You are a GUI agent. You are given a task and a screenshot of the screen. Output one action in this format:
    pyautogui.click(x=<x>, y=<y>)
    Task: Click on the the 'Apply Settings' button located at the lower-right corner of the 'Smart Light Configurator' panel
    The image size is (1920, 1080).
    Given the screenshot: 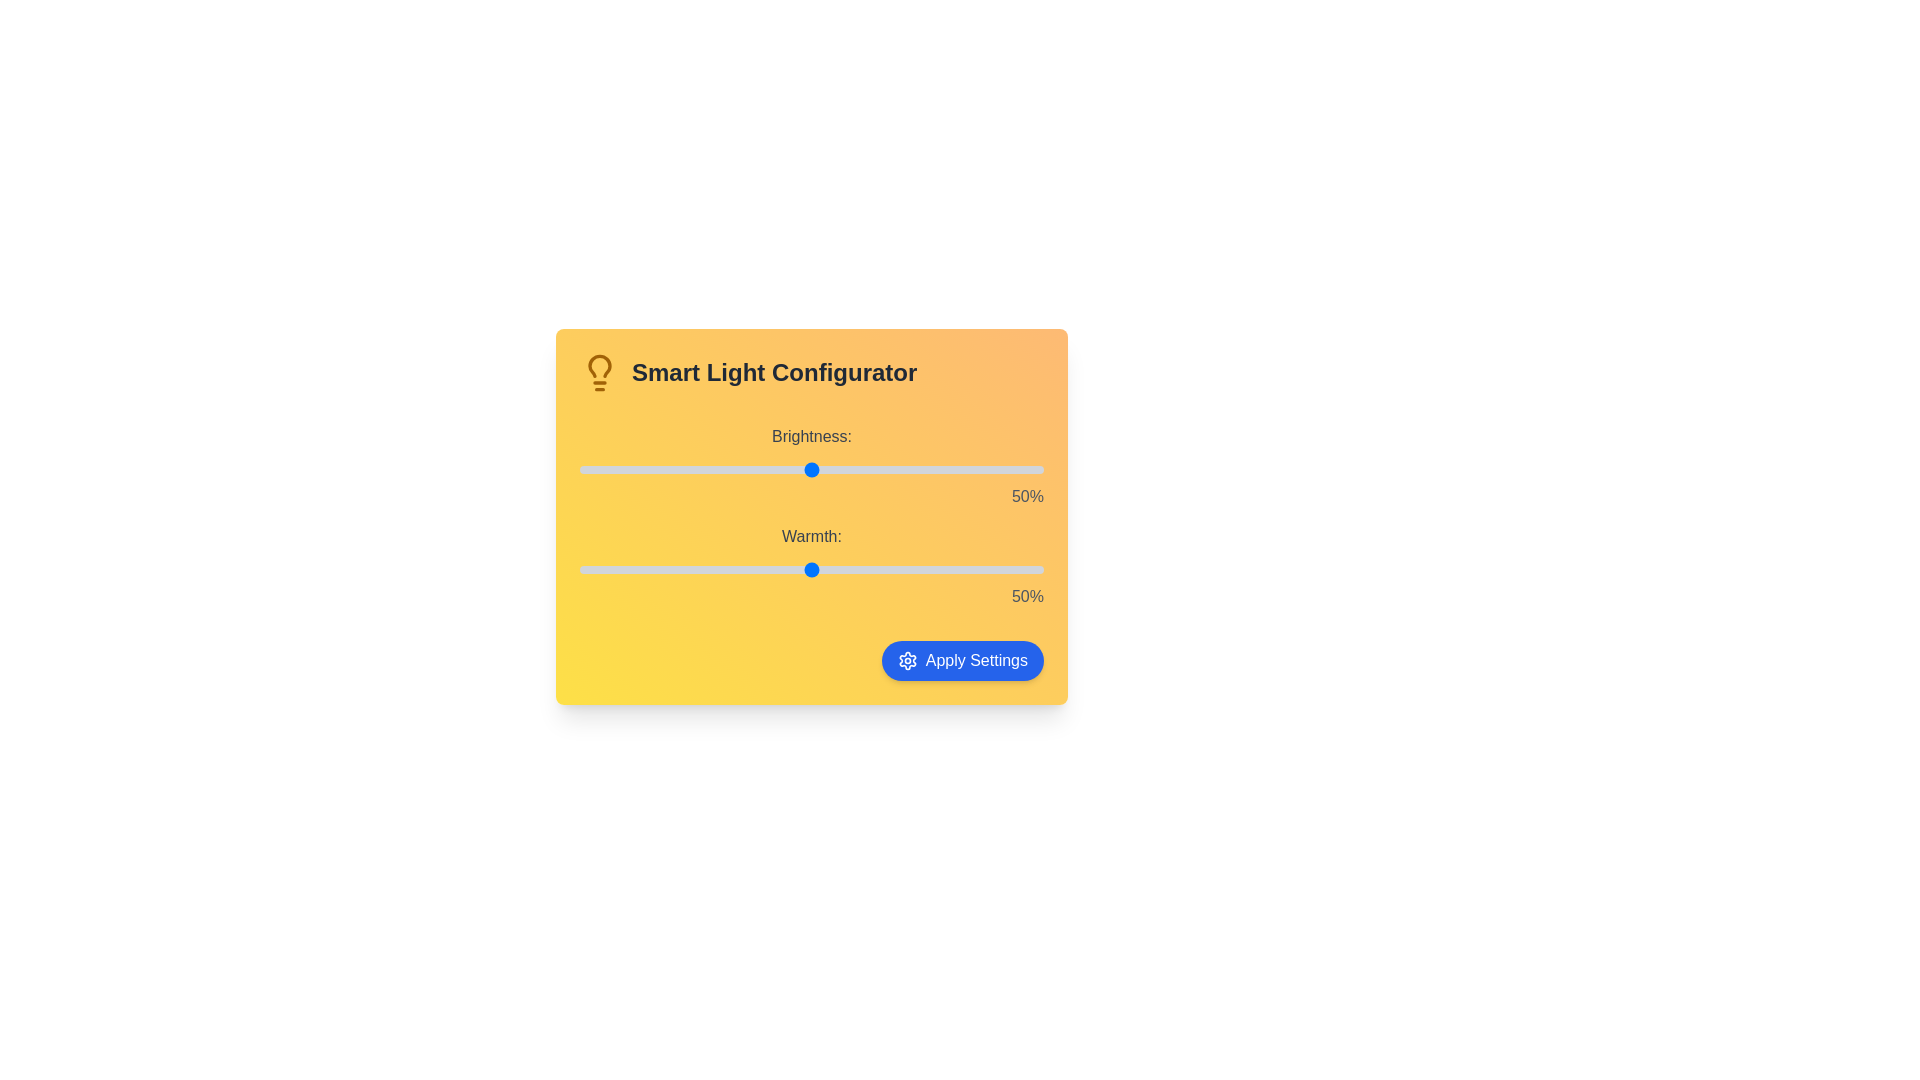 What is the action you would take?
    pyautogui.click(x=962, y=660)
    